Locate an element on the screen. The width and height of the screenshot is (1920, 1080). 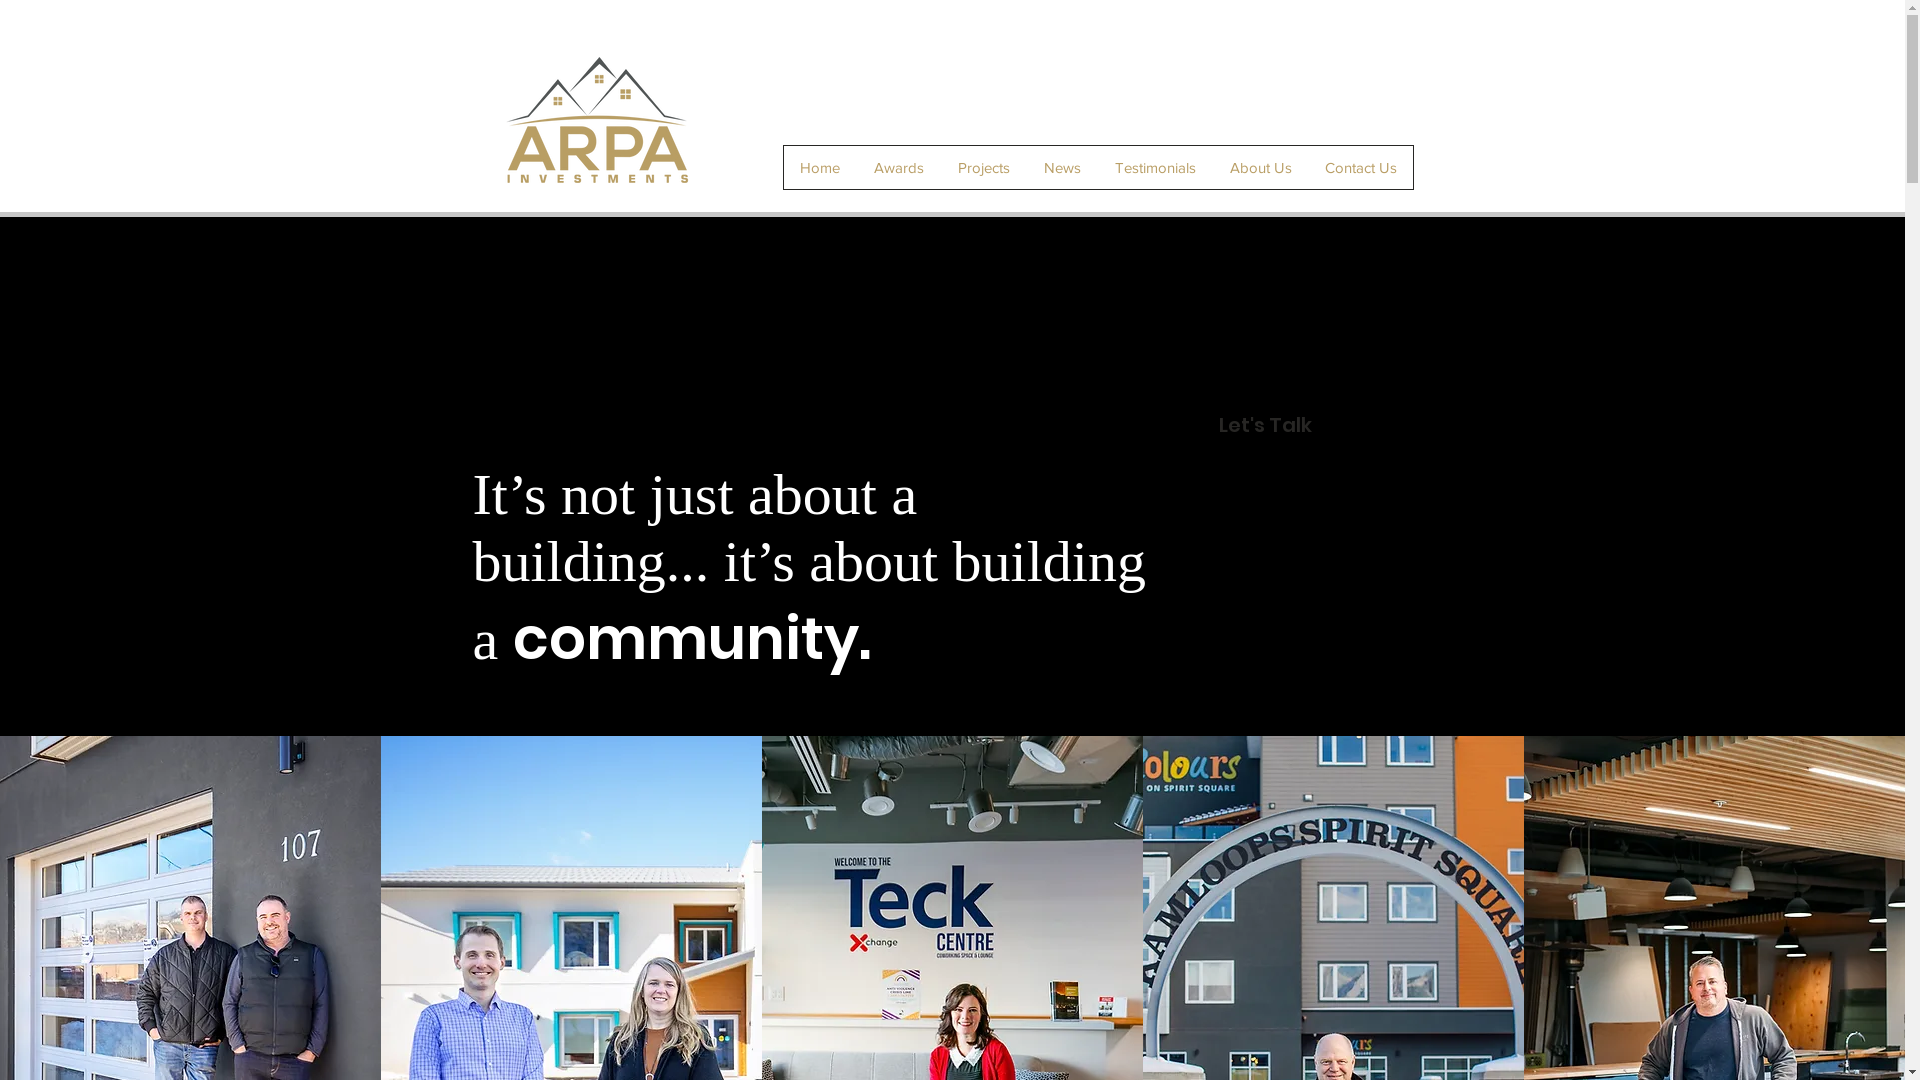
'News' is located at coordinates (1060, 166).